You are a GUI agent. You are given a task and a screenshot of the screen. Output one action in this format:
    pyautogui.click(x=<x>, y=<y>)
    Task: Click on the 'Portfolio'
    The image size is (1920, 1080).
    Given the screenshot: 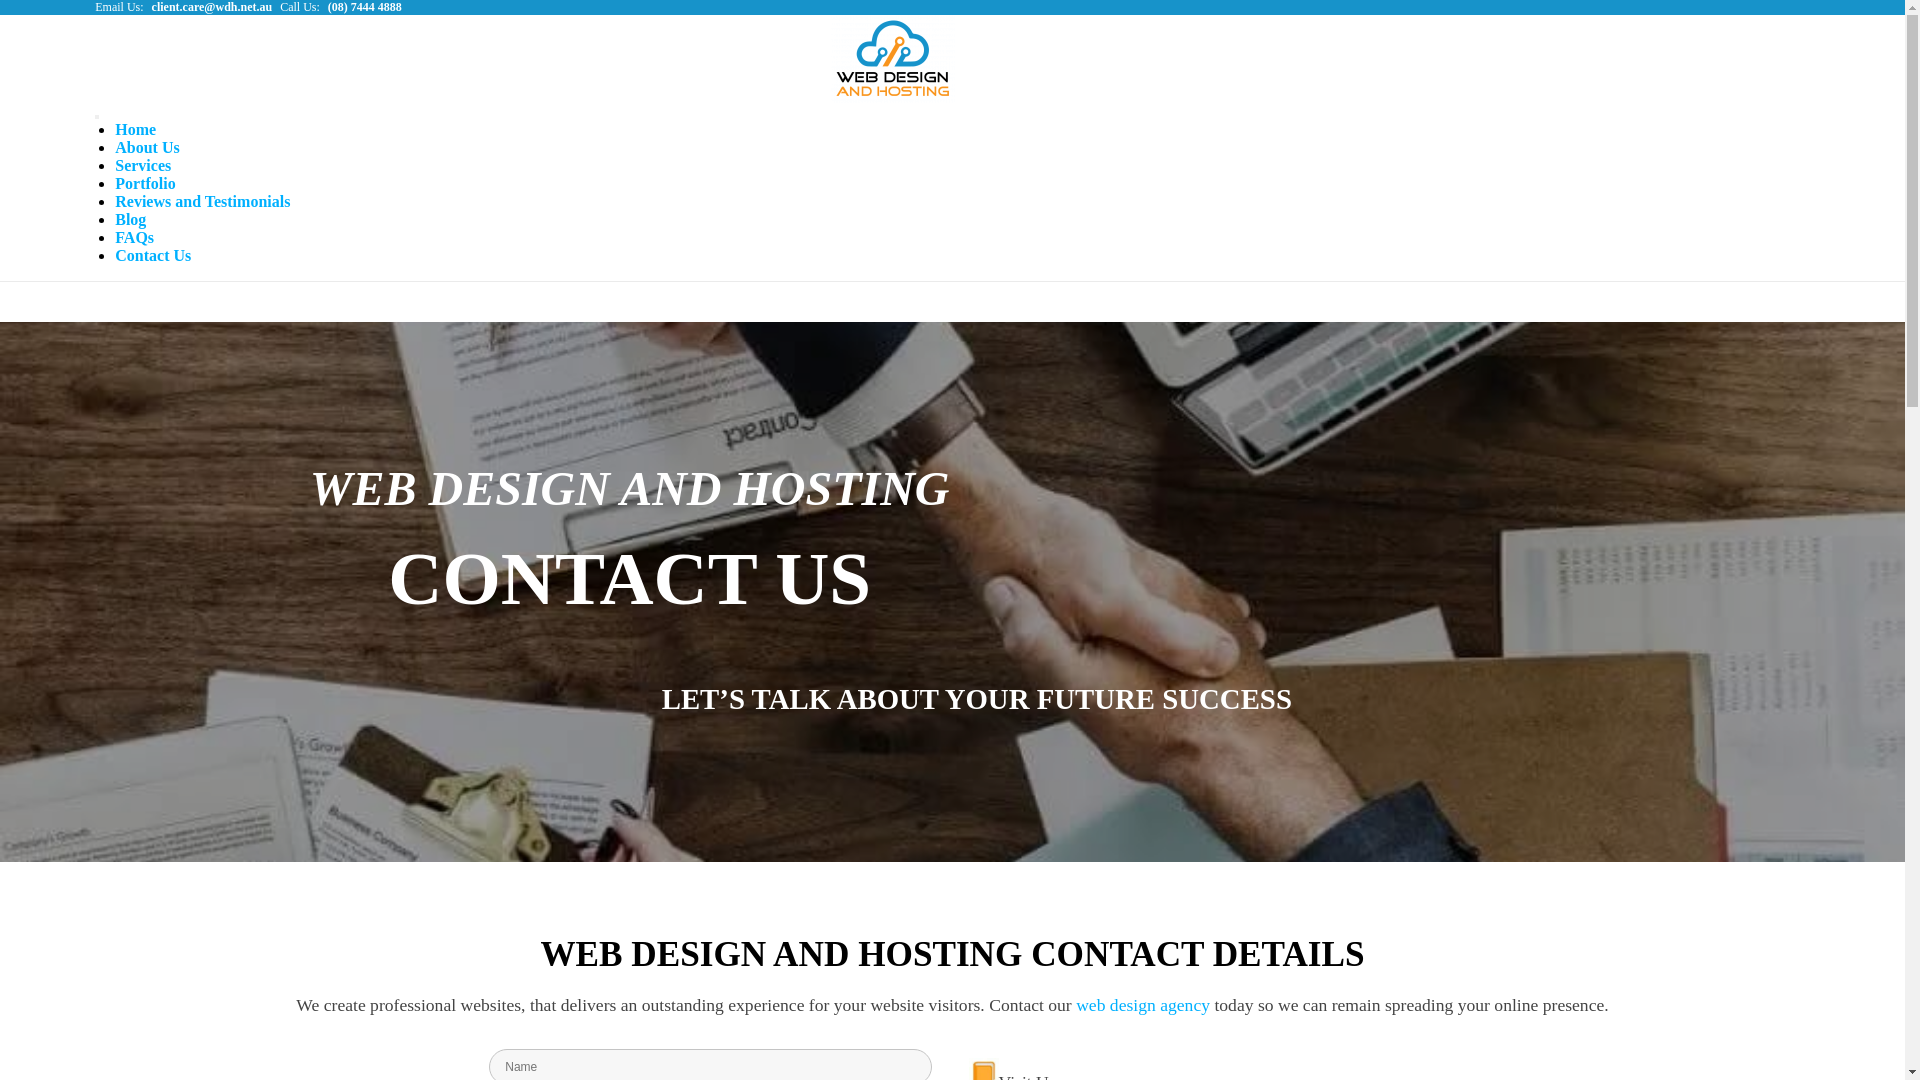 What is the action you would take?
    pyautogui.click(x=143, y=183)
    